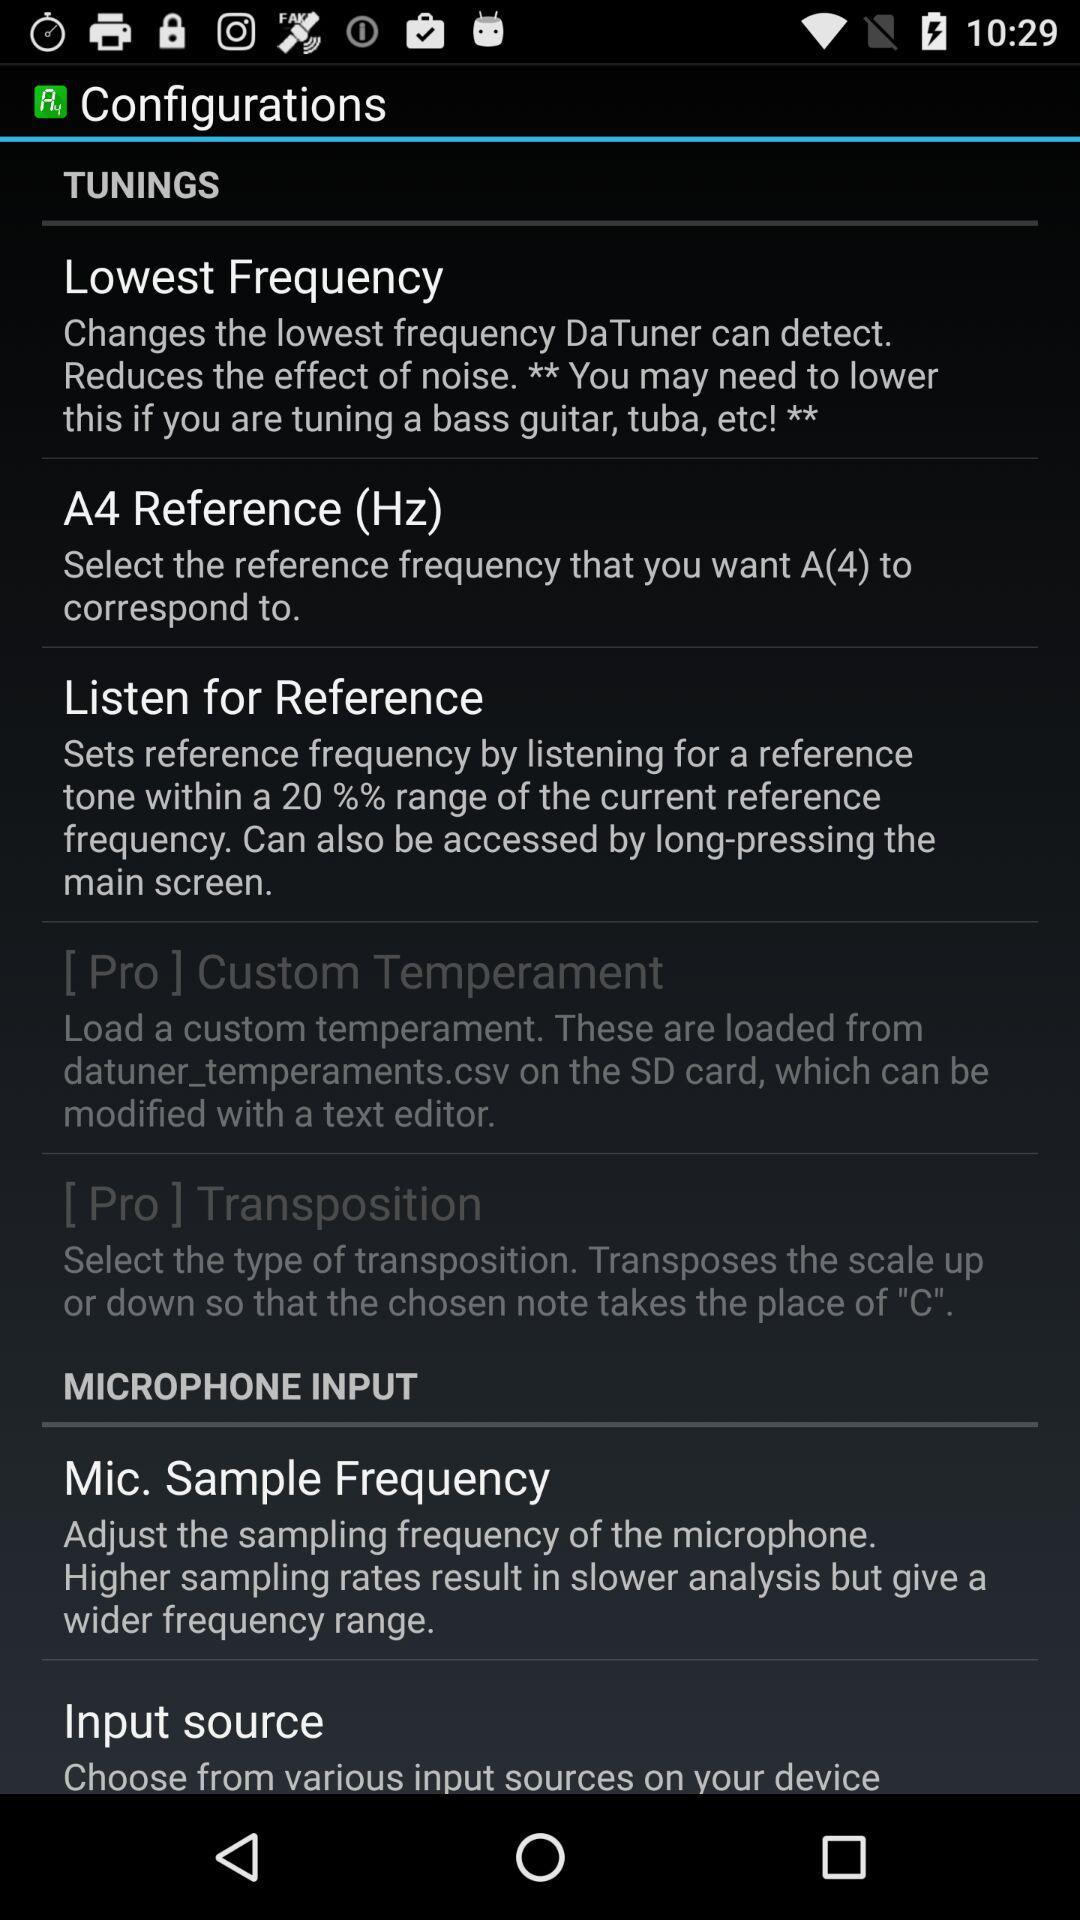 The height and width of the screenshot is (1920, 1080). Describe the element at coordinates (252, 506) in the screenshot. I see `item above the select the reference icon` at that location.